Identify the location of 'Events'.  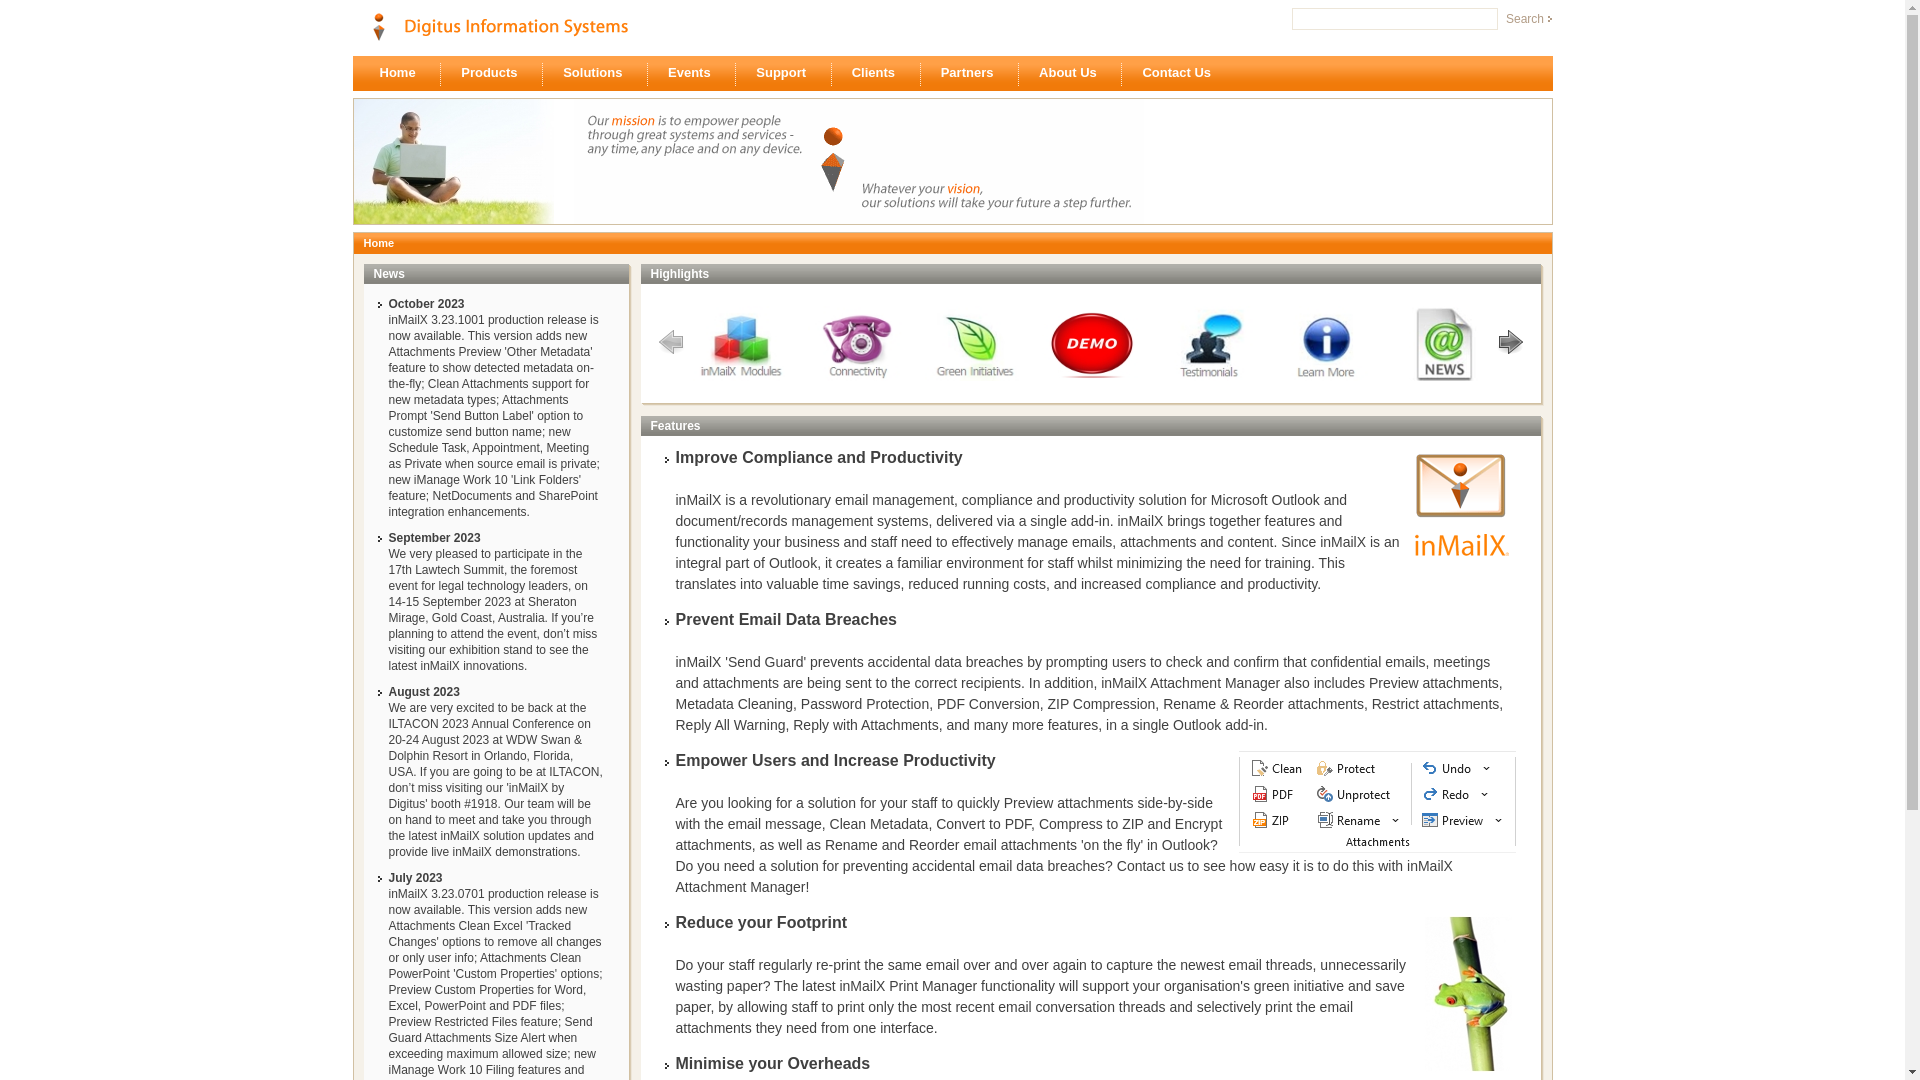
(695, 72).